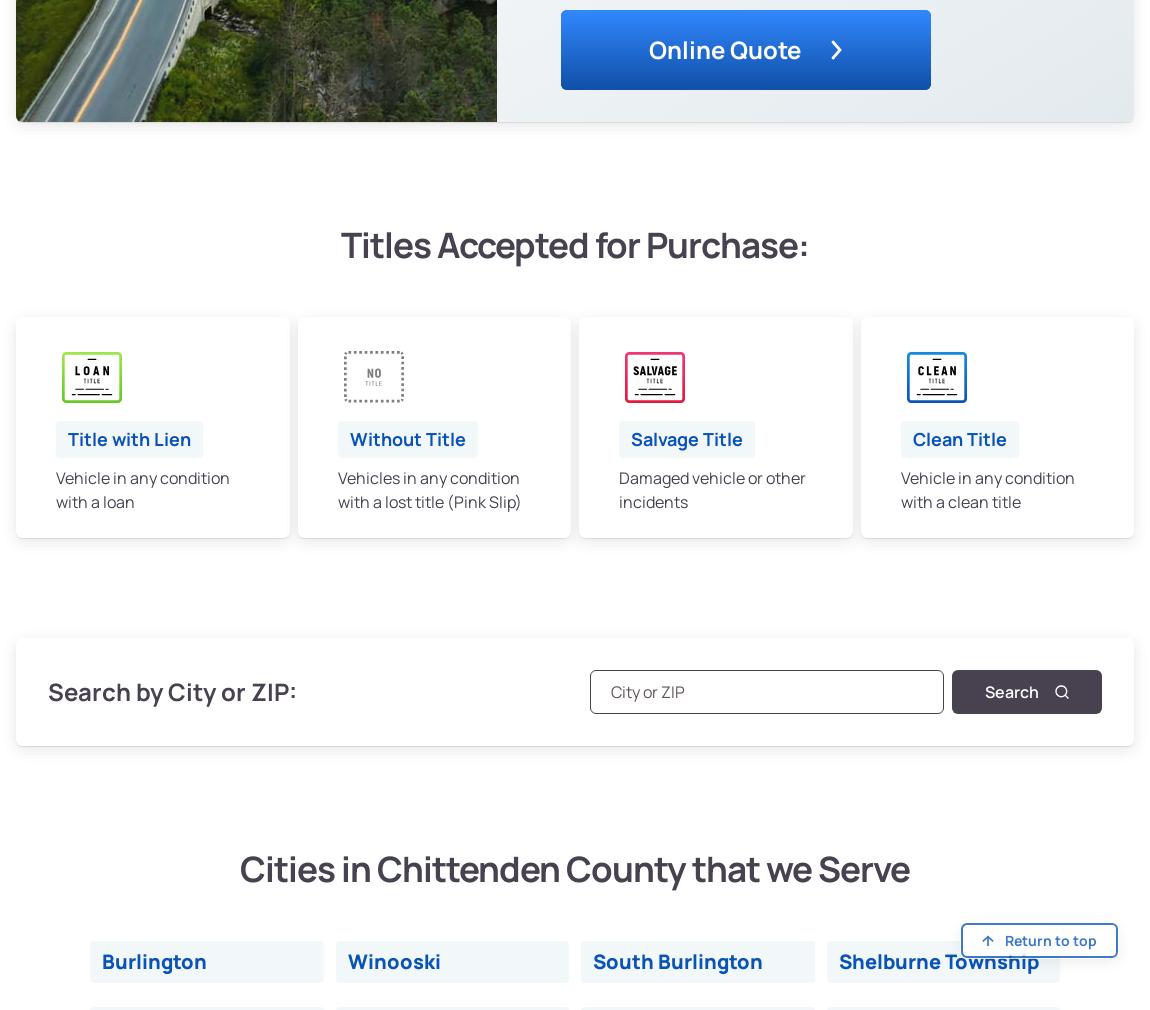 This screenshot has height=1010, width=1150. What do you see at coordinates (618, 489) in the screenshot?
I see `'Damaged vehicle or other incidents'` at bounding box center [618, 489].